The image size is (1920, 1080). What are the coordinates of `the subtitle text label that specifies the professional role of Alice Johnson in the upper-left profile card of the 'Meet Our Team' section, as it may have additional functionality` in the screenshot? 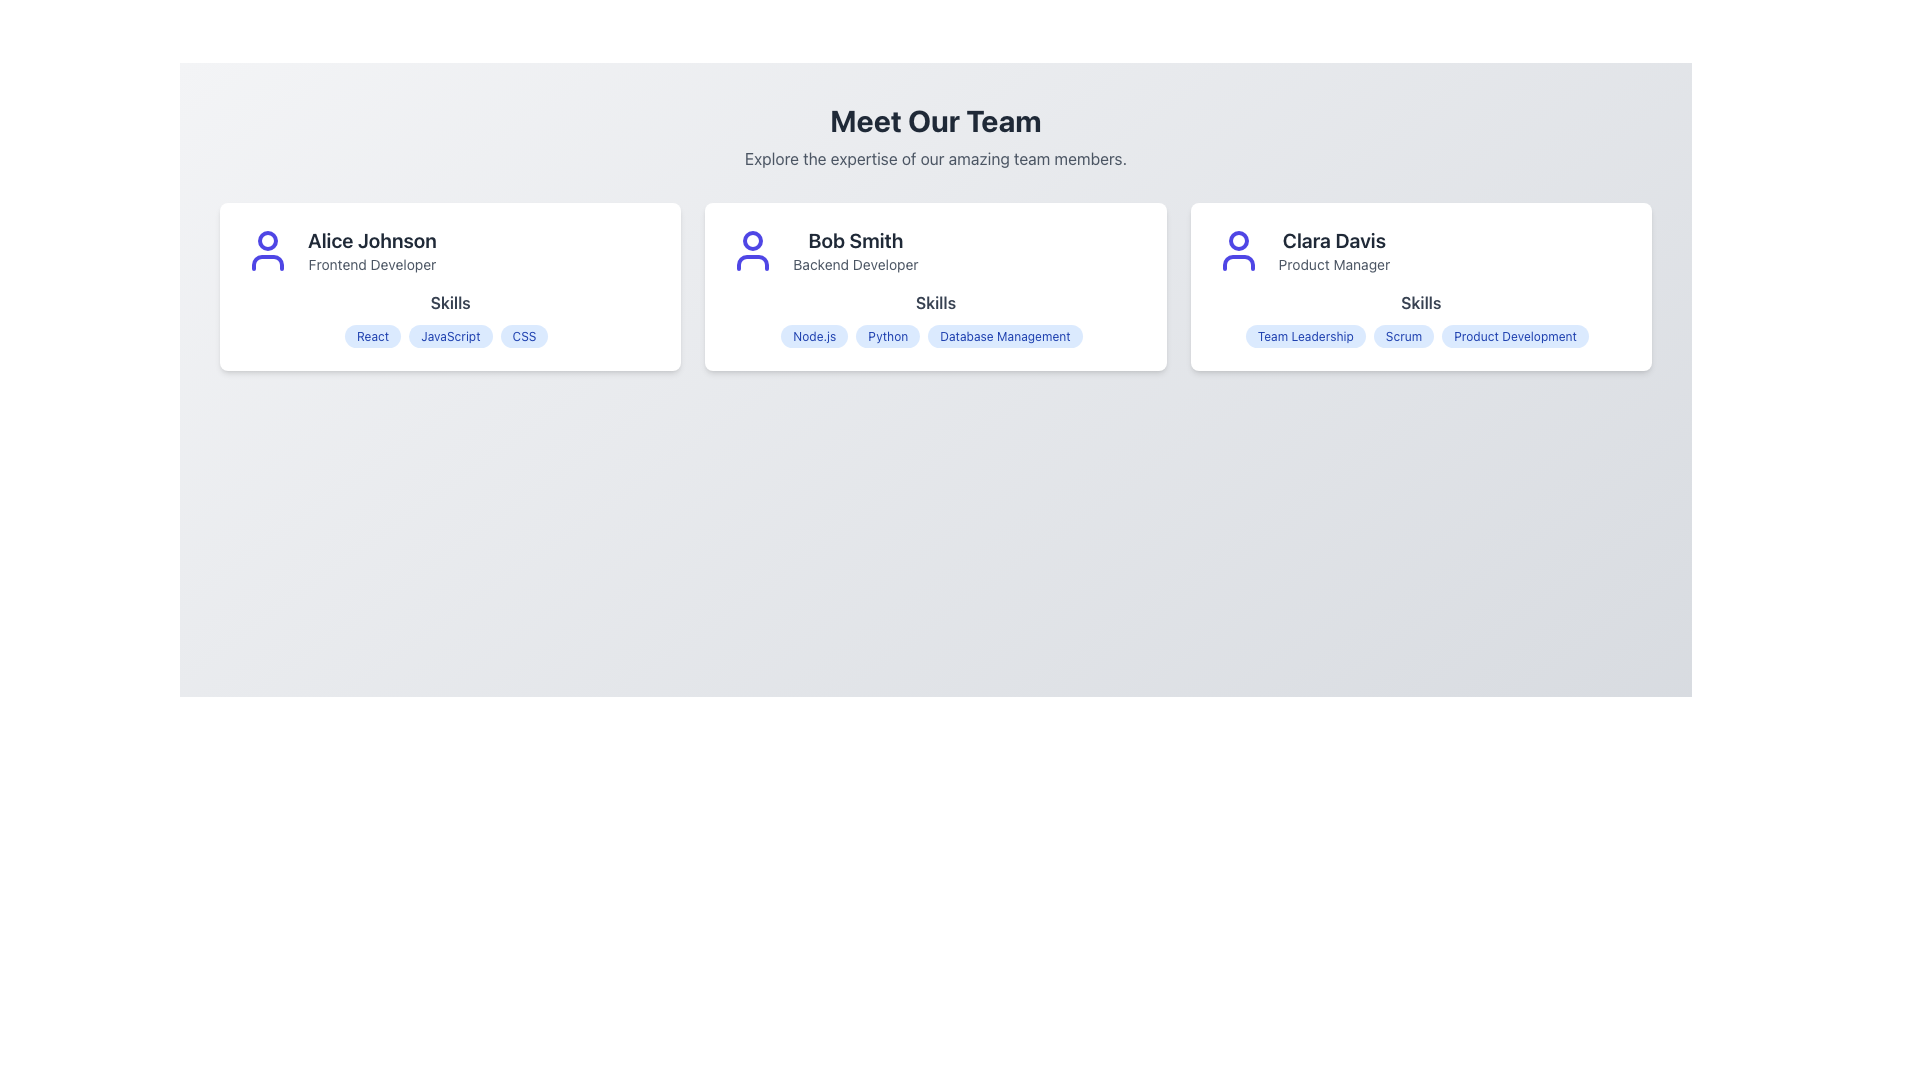 It's located at (372, 264).